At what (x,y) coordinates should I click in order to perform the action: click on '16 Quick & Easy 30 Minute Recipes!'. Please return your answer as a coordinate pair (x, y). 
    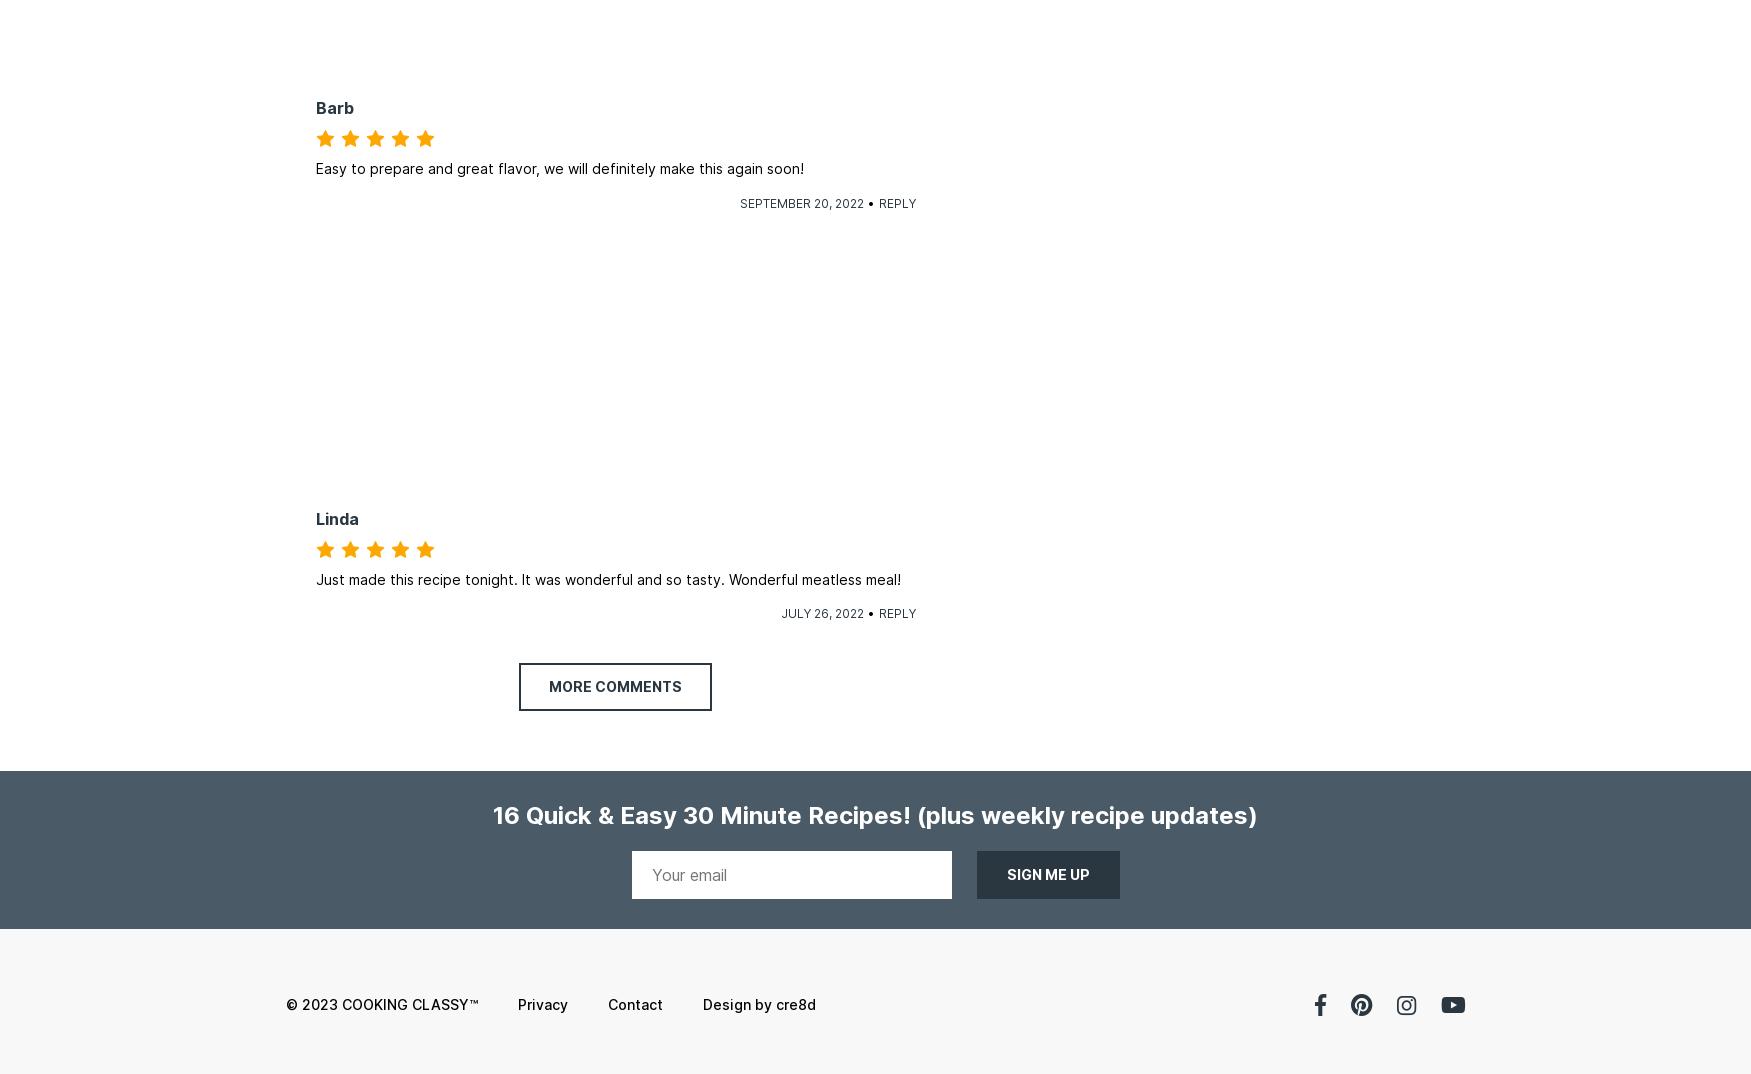
    Looking at the image, I should click on (704, 815).